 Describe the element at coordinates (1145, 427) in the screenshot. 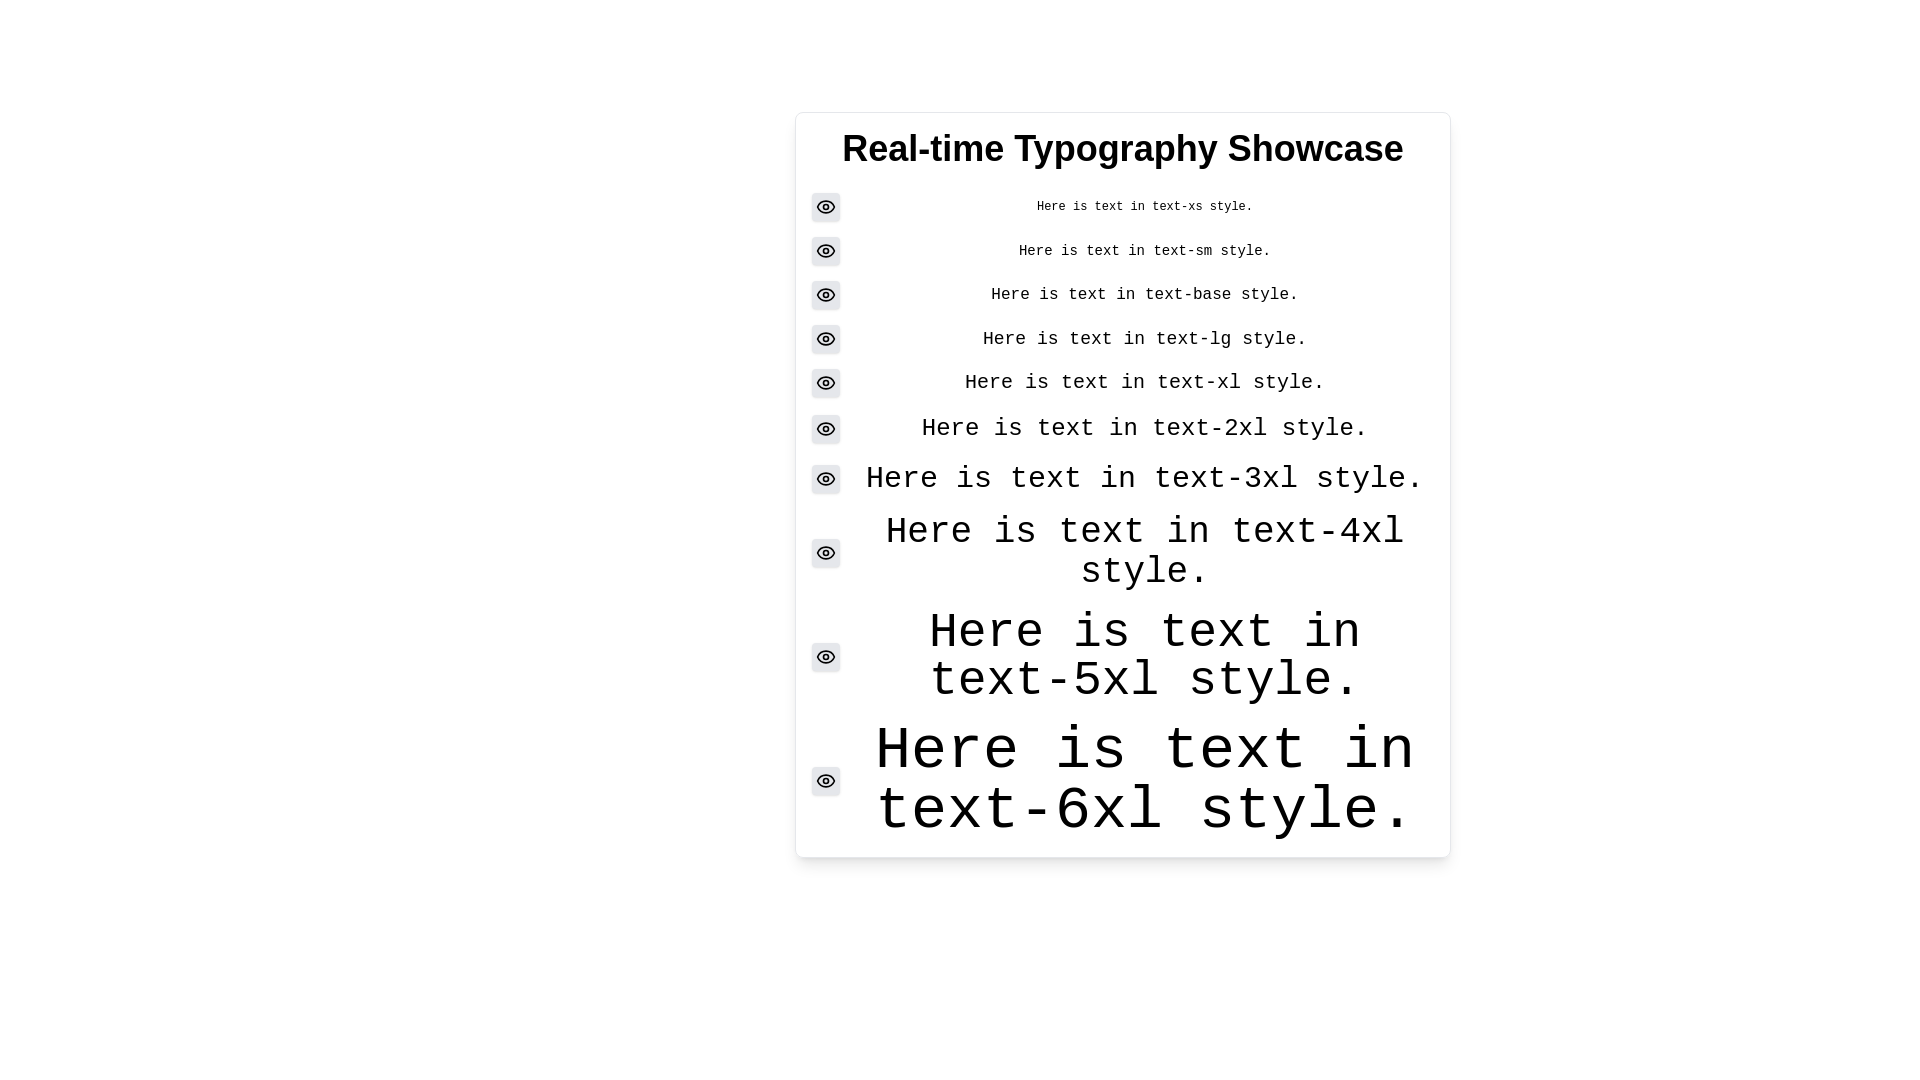

I see `the textual content area displaying 'Here is text in text-2xl style.', which is styled with a monospaced font and is the fifth element among its siblings in a horizontal flexbox layout` at that location.